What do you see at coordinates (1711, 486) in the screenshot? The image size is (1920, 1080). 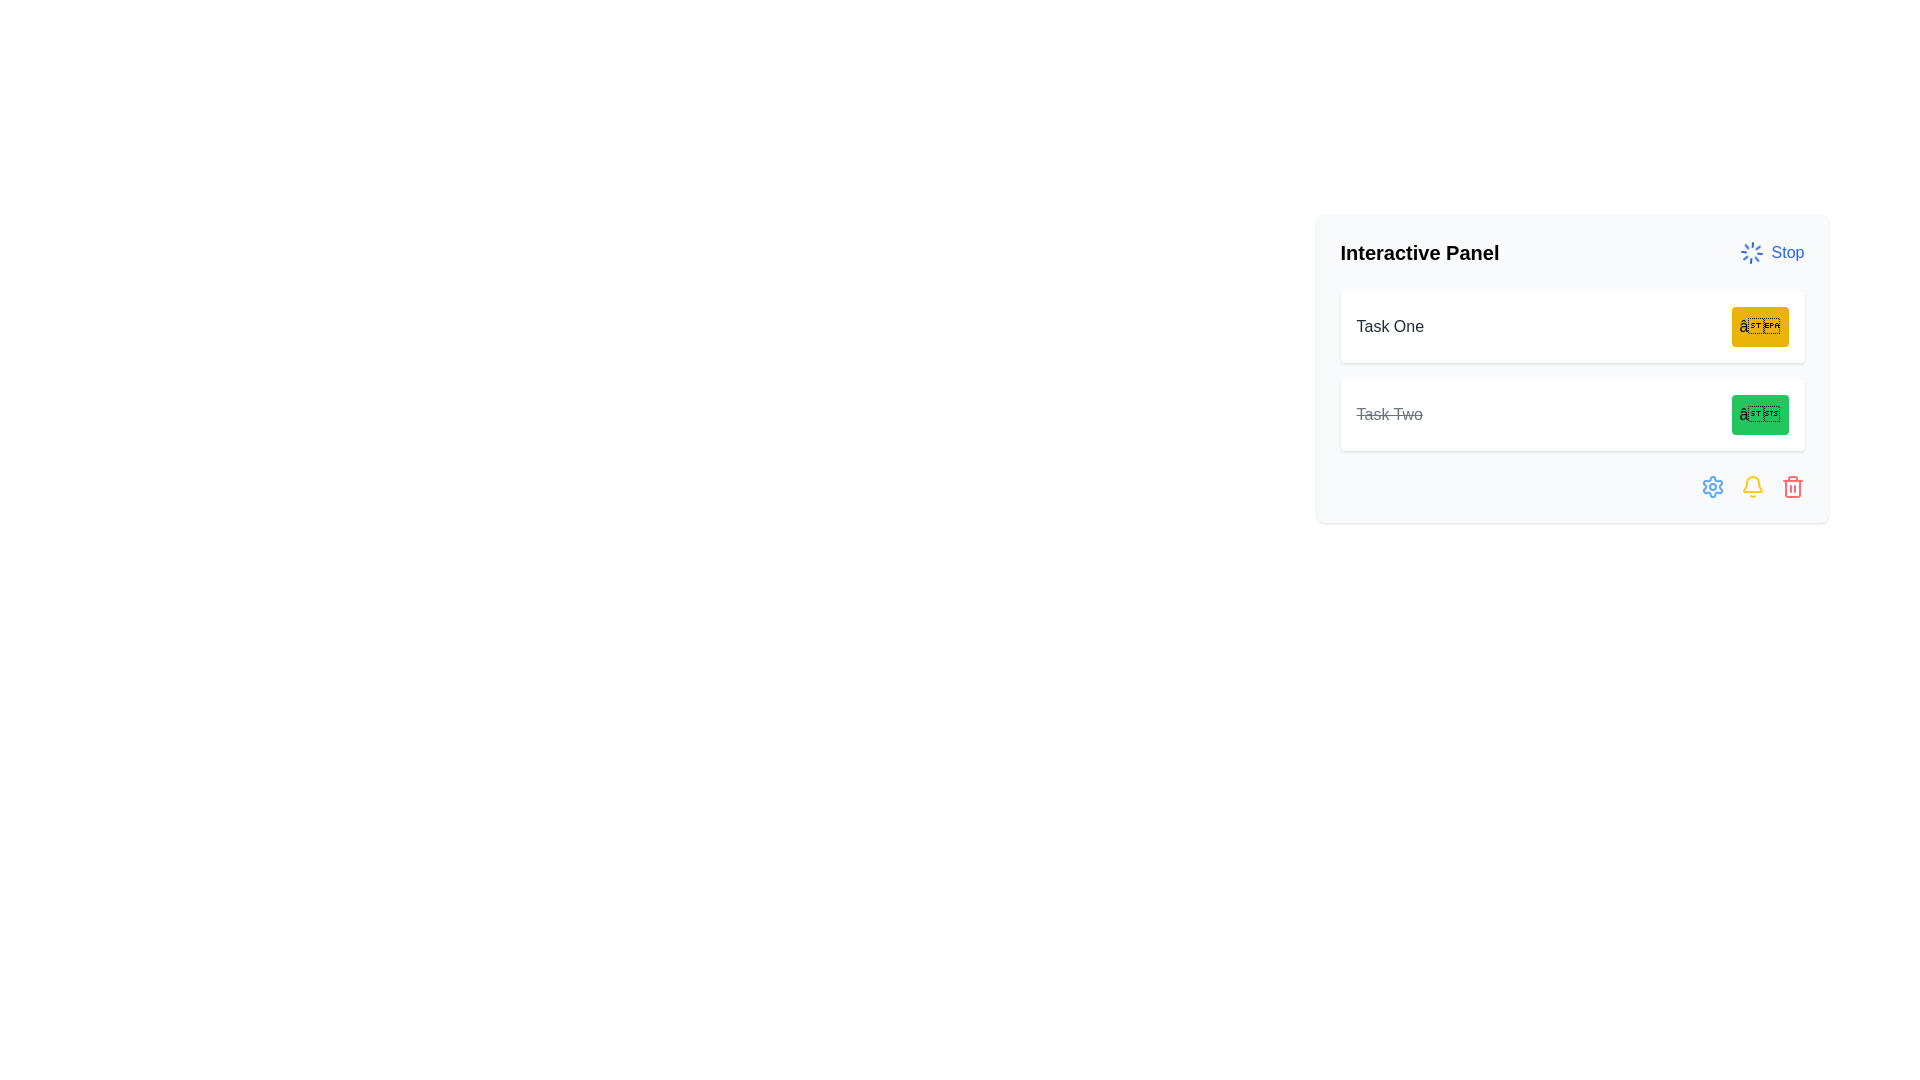 I see `the Icon Button, which is the leftmost item in a horizontal sequence of controls at the bottom right of the panel` at bounding box center [1711, 486].